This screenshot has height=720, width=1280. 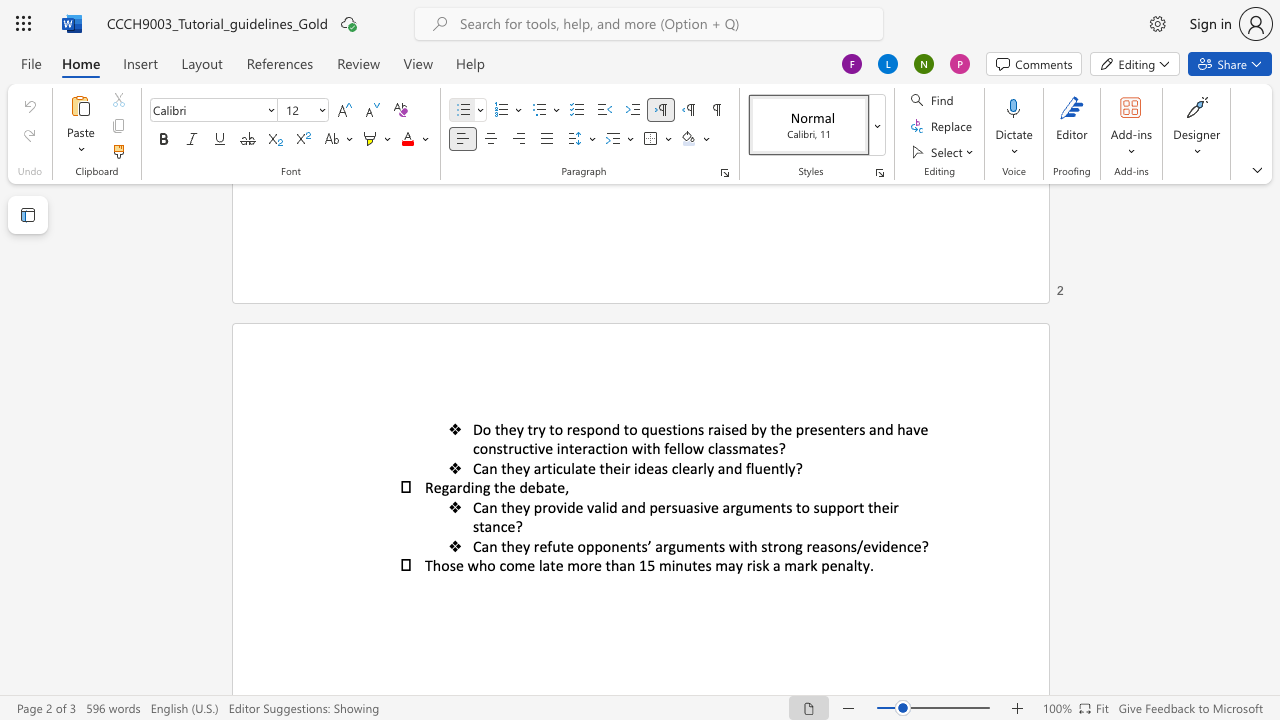 I want to click on the space between the continuous character "u" and "c" in the text, so click(x=521, y=447).